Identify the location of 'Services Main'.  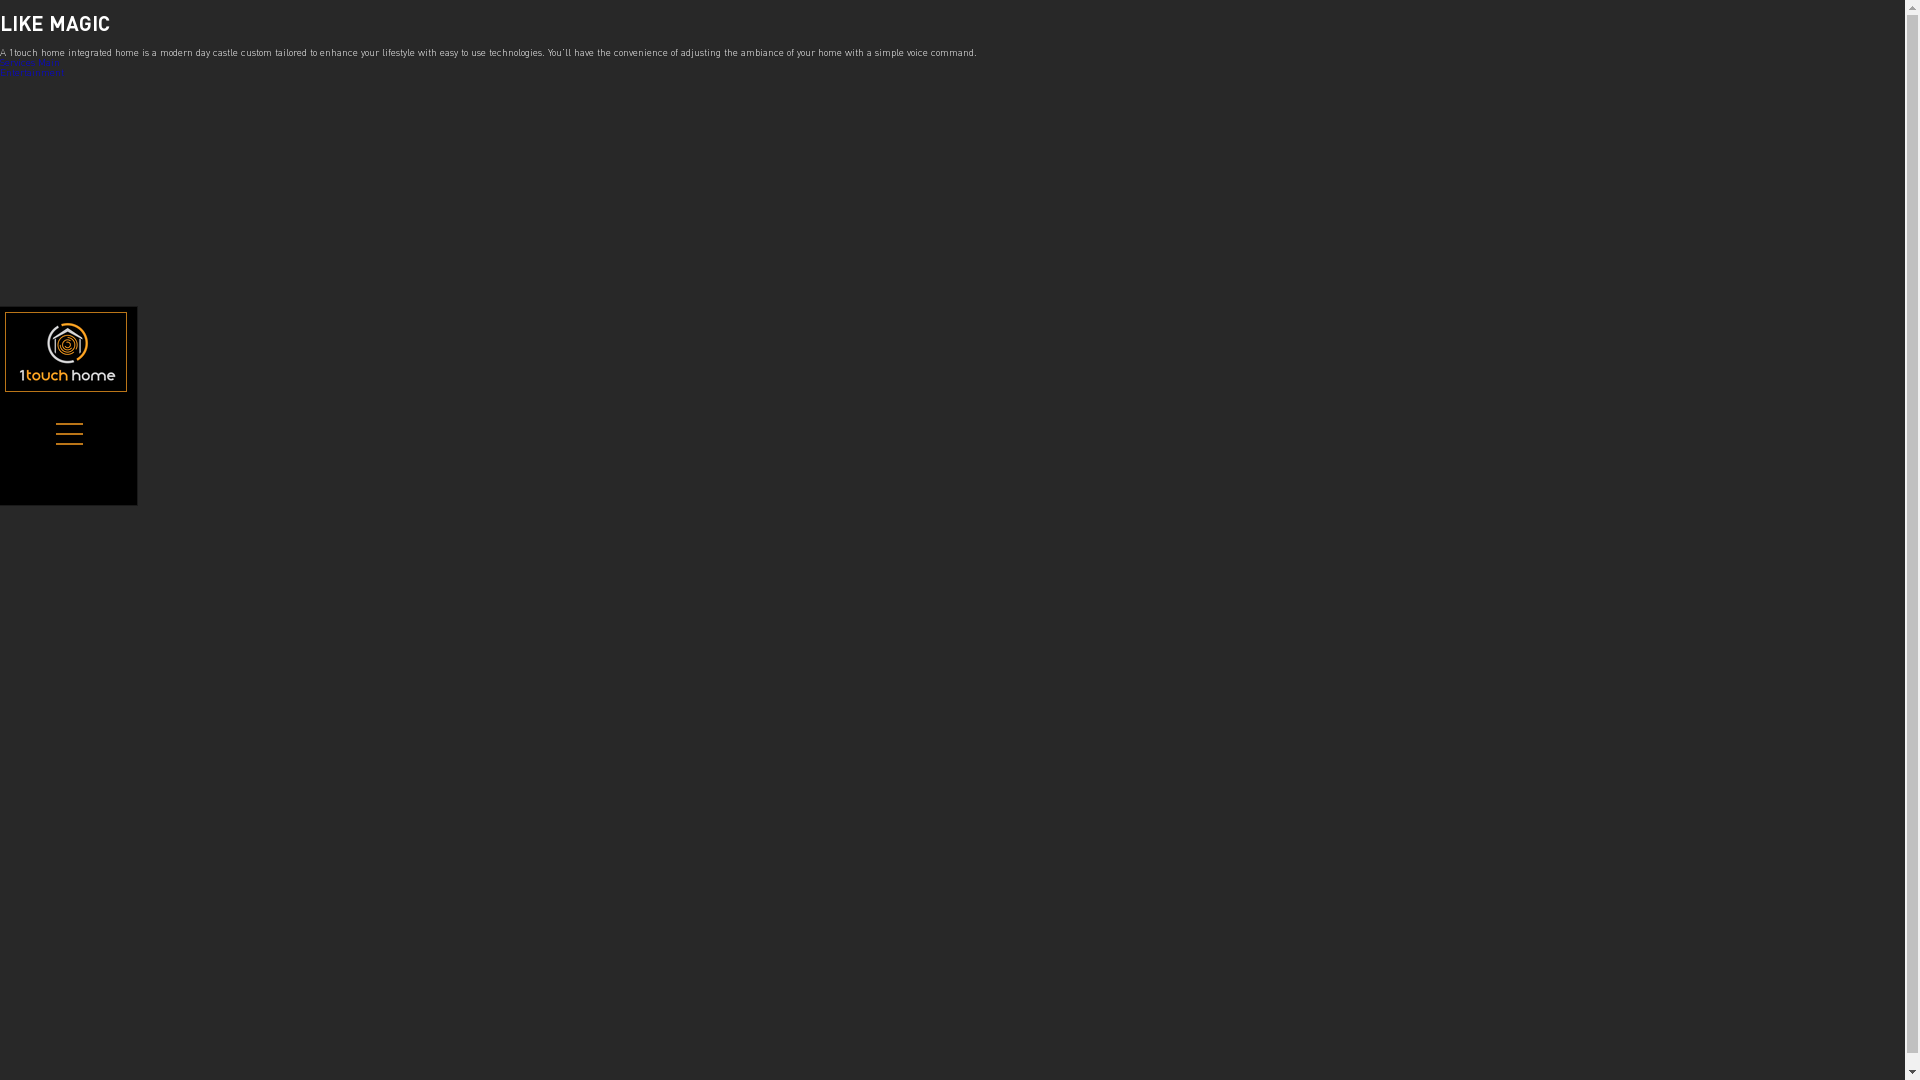
(29, 60).